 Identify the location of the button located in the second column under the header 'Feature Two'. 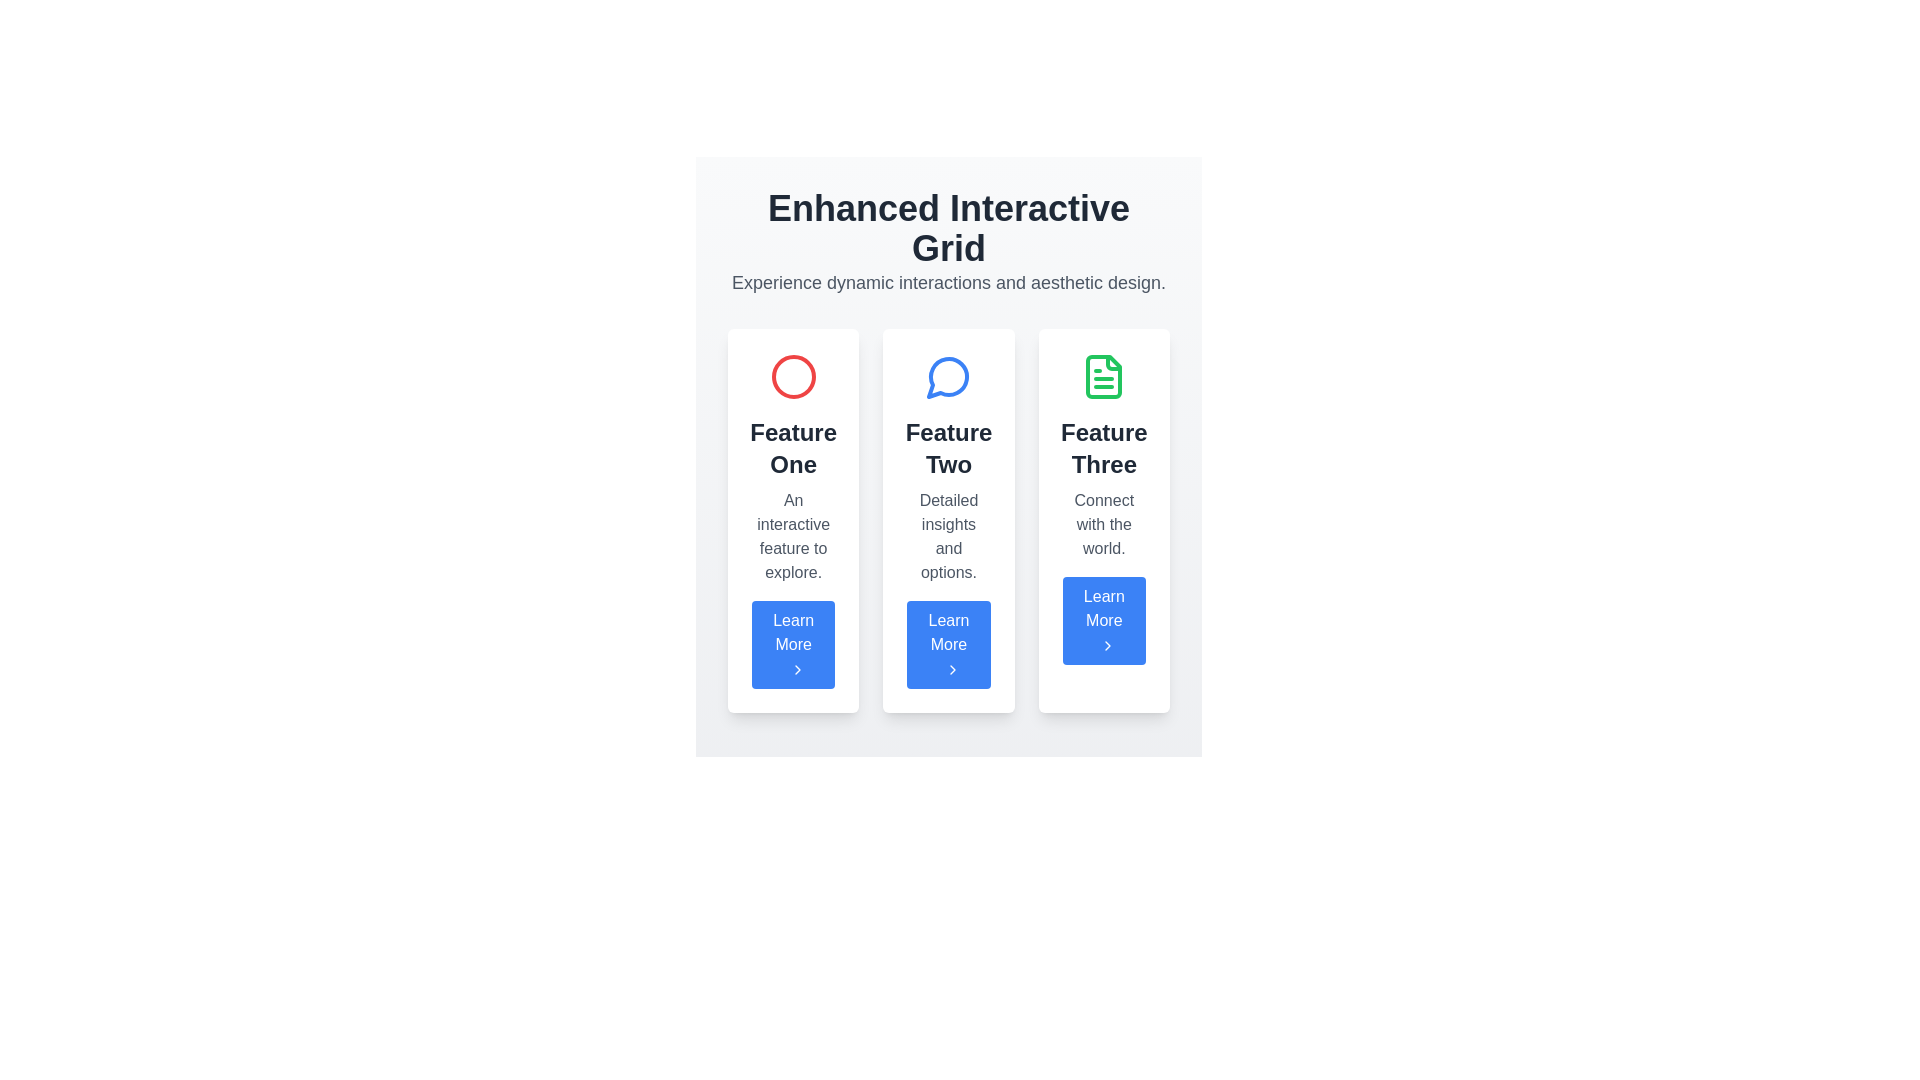
(948, 644).